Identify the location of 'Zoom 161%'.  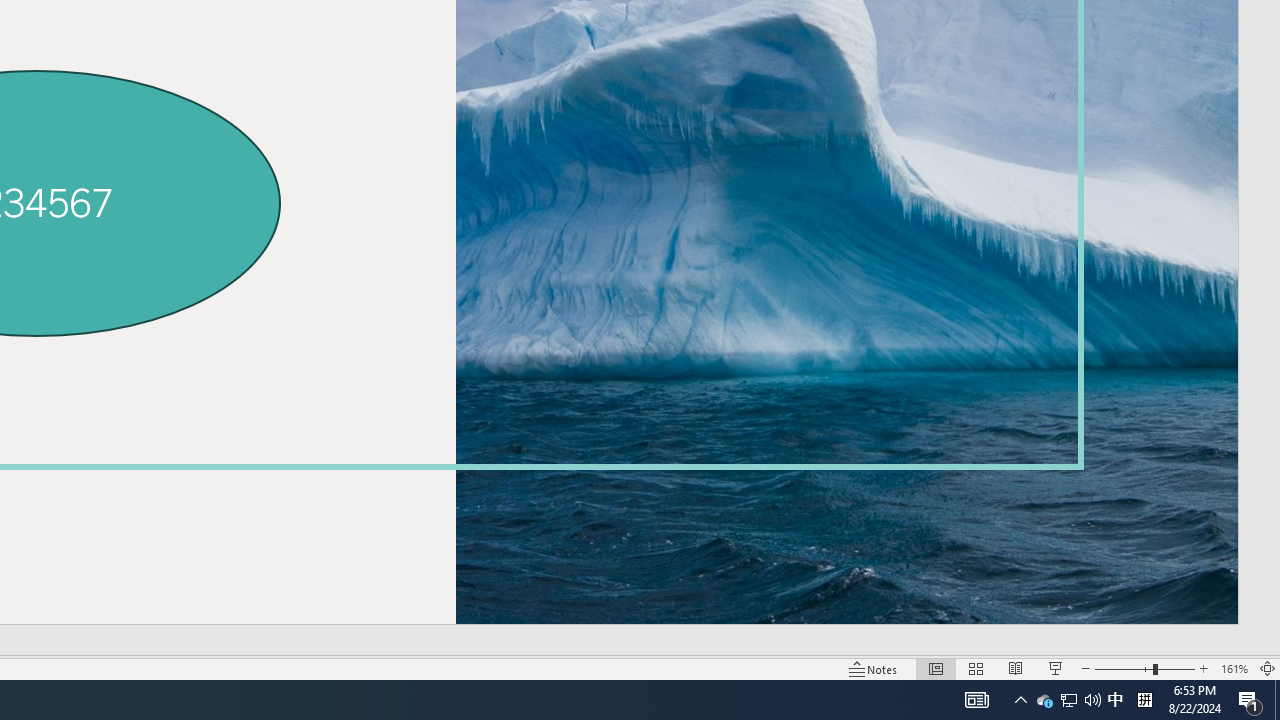
(1233, 669).